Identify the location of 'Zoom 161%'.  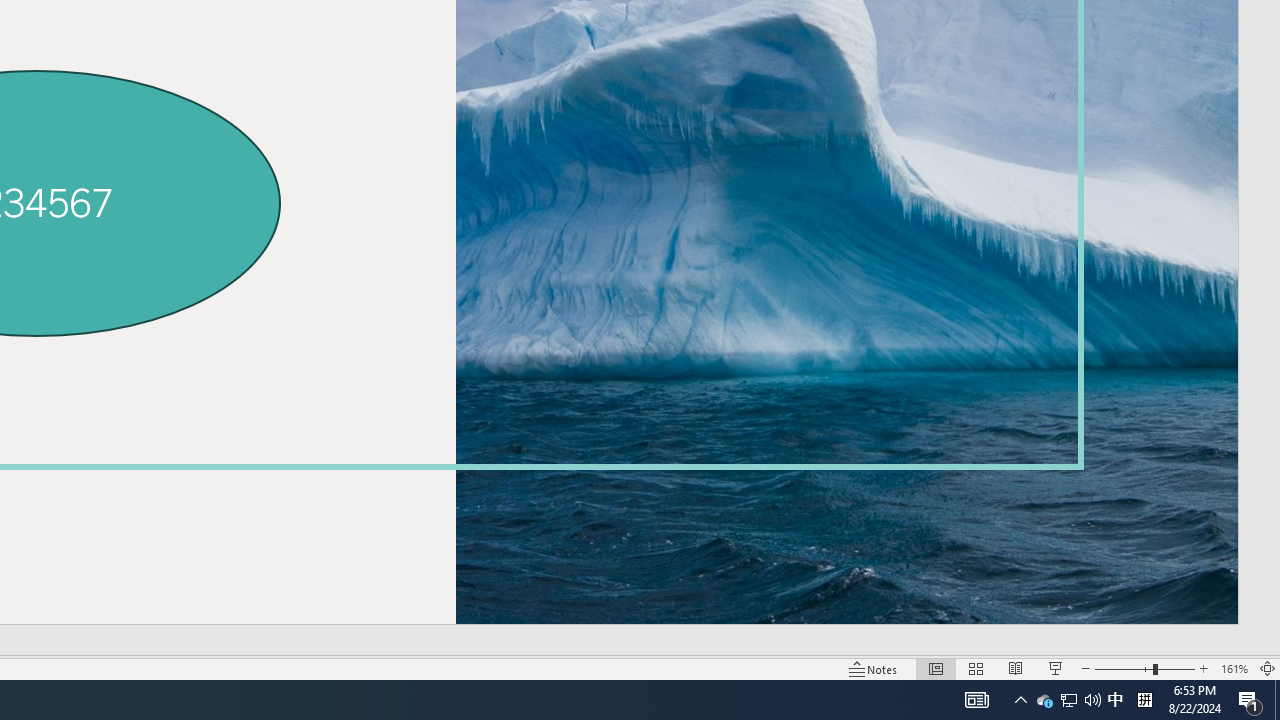
(1233, 669).